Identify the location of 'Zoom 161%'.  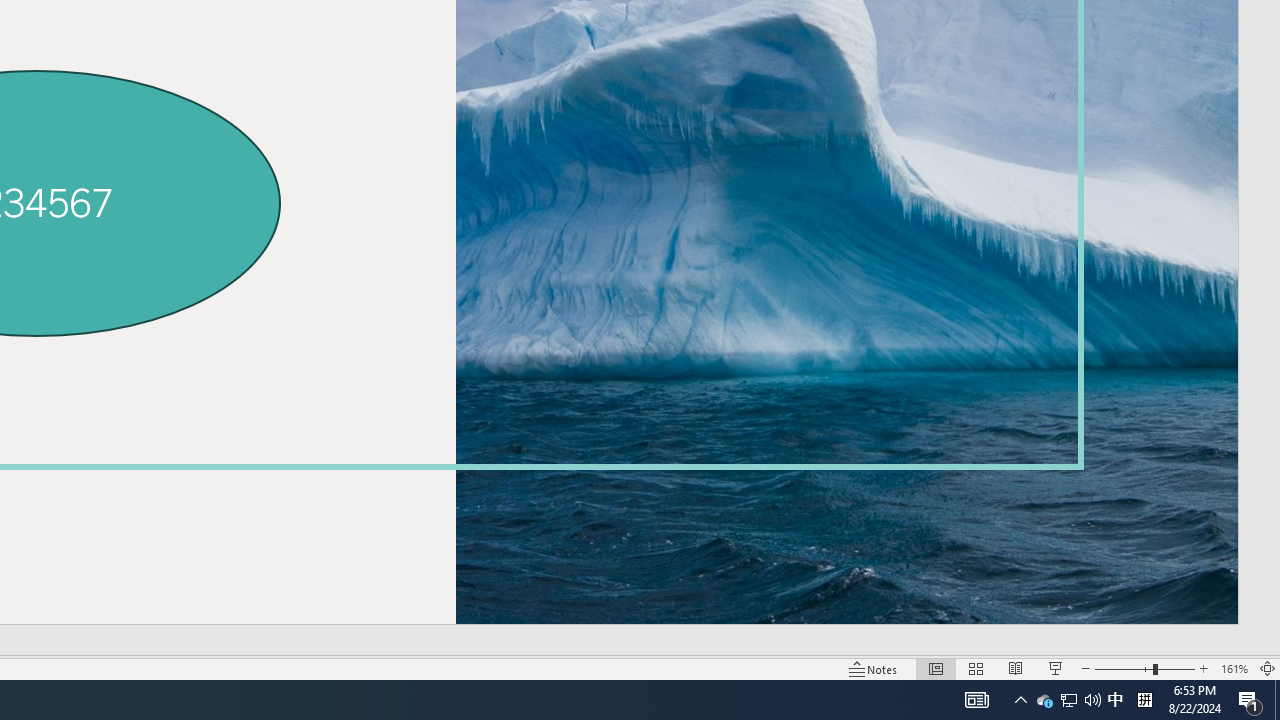
(1233, 669).